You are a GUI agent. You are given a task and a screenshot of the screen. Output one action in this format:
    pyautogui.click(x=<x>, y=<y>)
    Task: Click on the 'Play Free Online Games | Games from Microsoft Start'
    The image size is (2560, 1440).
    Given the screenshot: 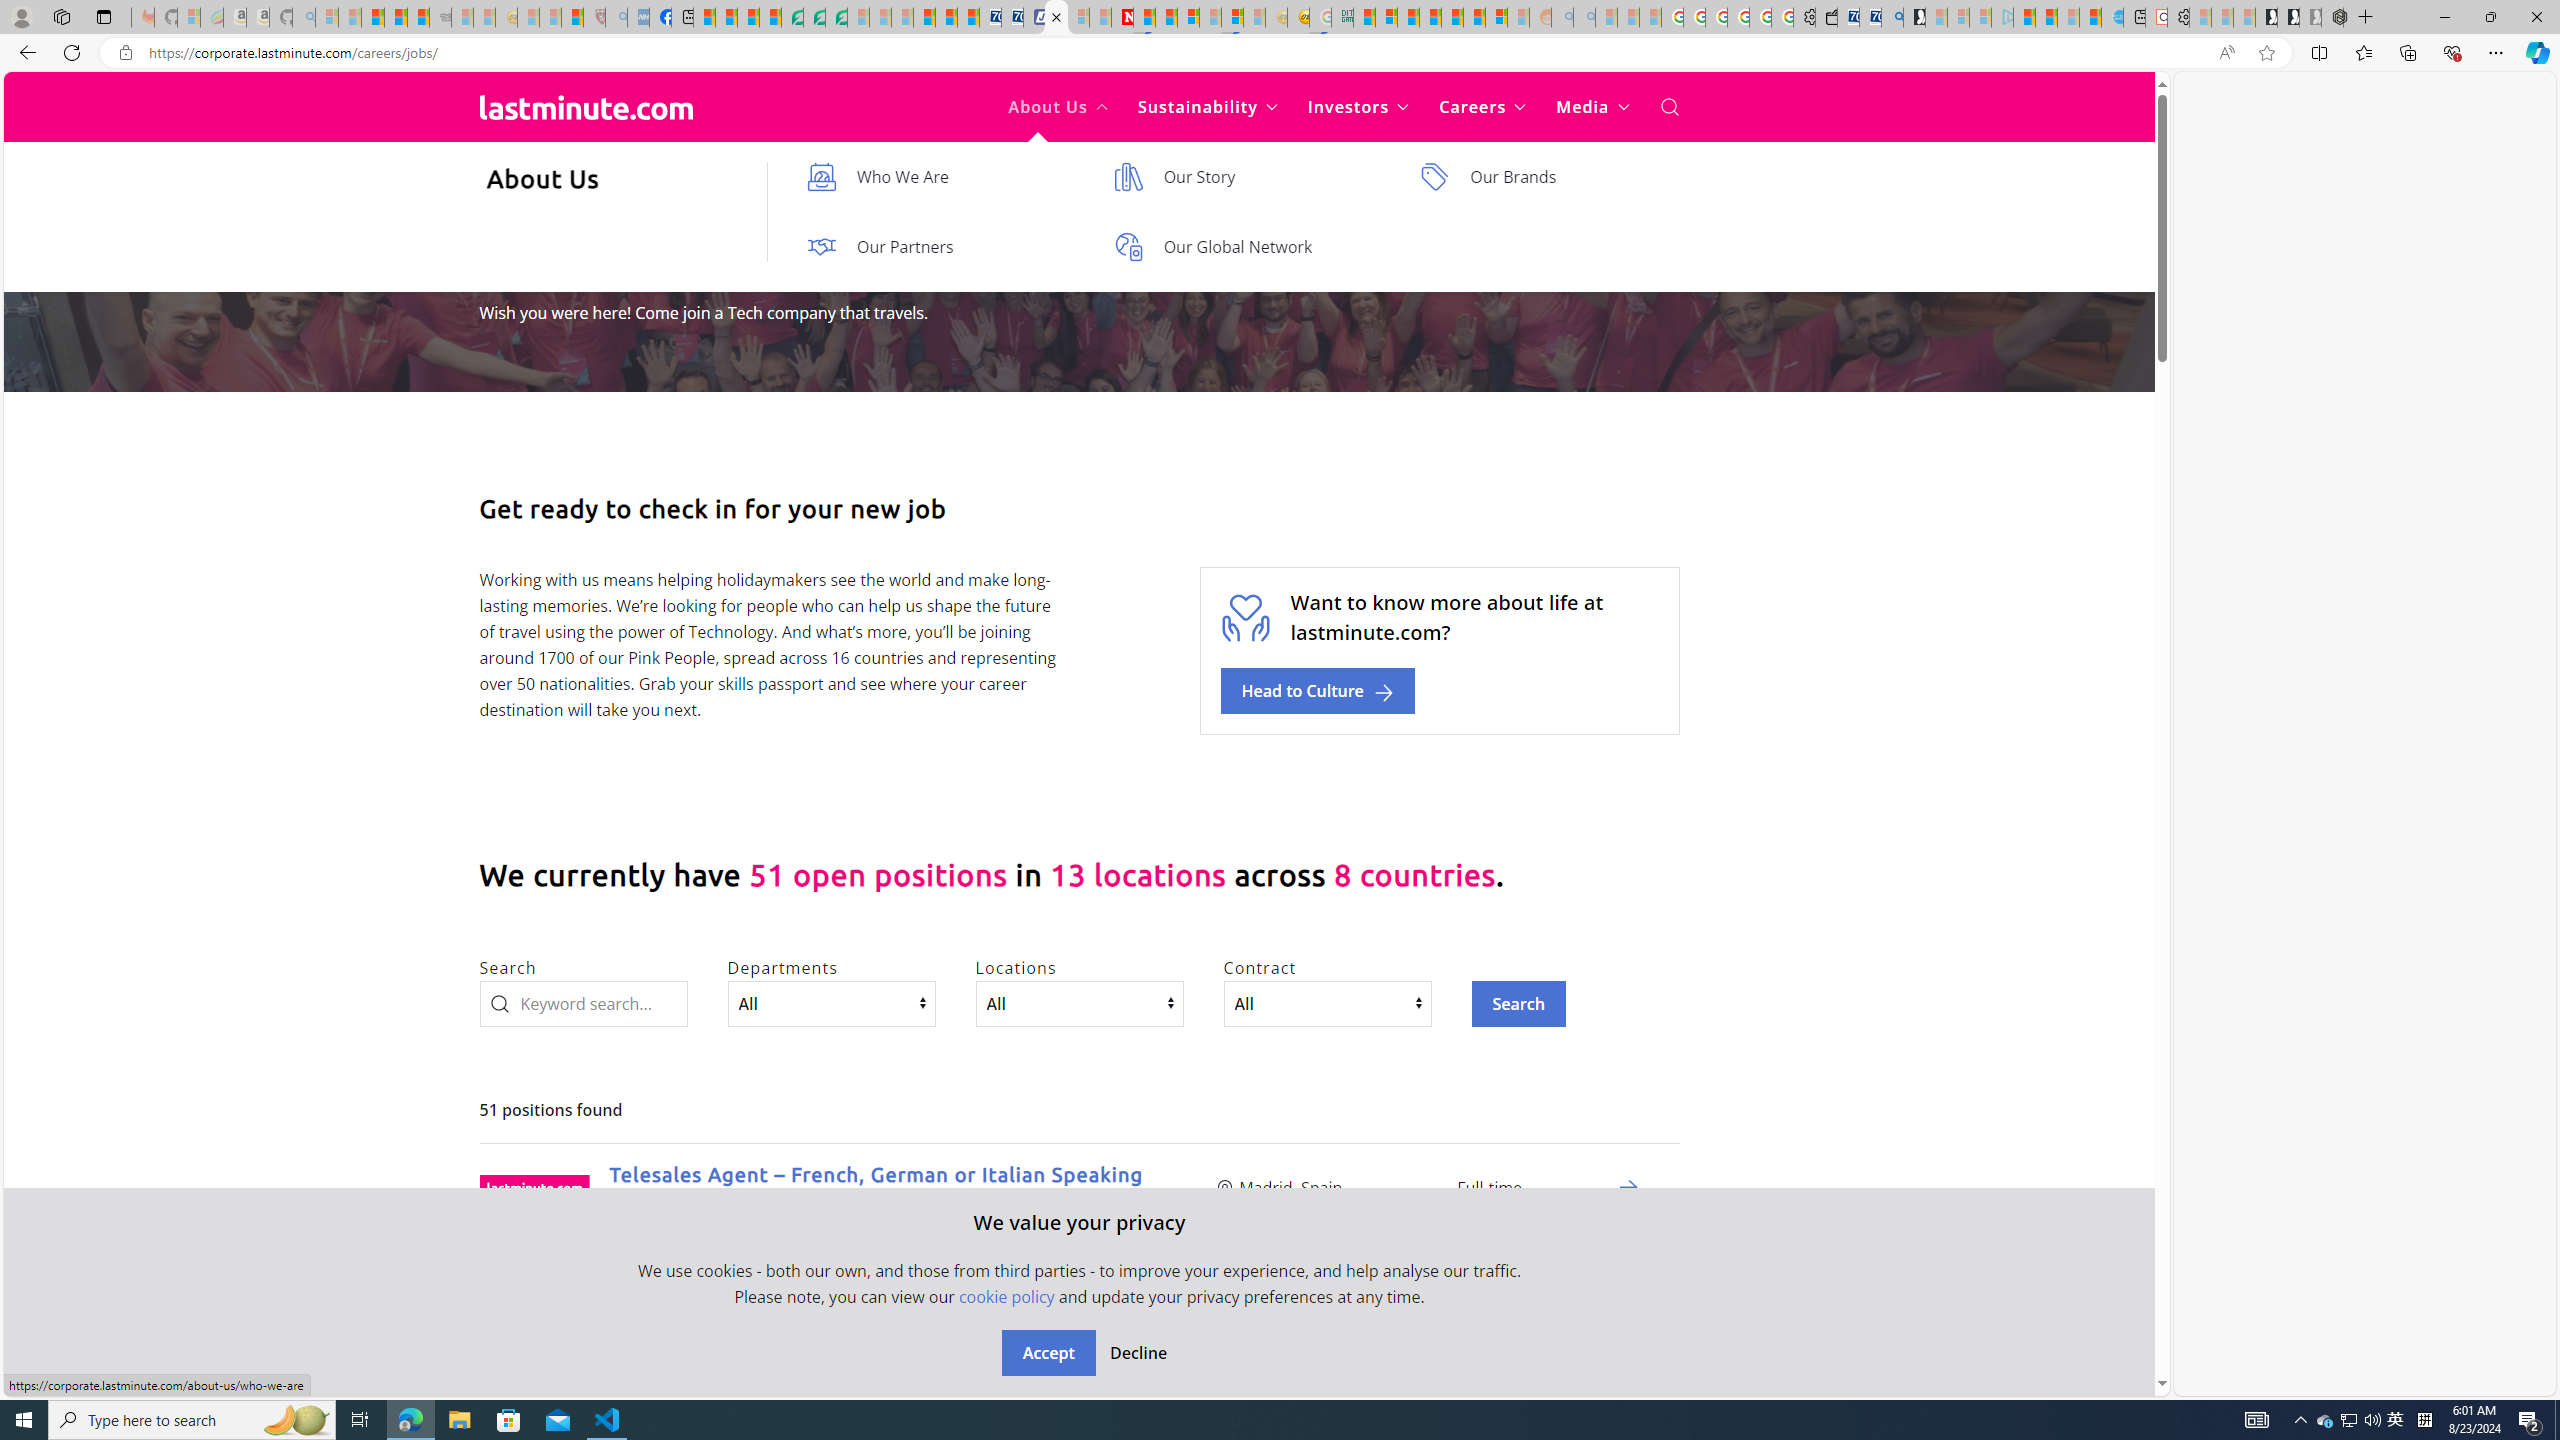 What is the action you would take?
    pyautogui.click(x=2266, y=16)
    